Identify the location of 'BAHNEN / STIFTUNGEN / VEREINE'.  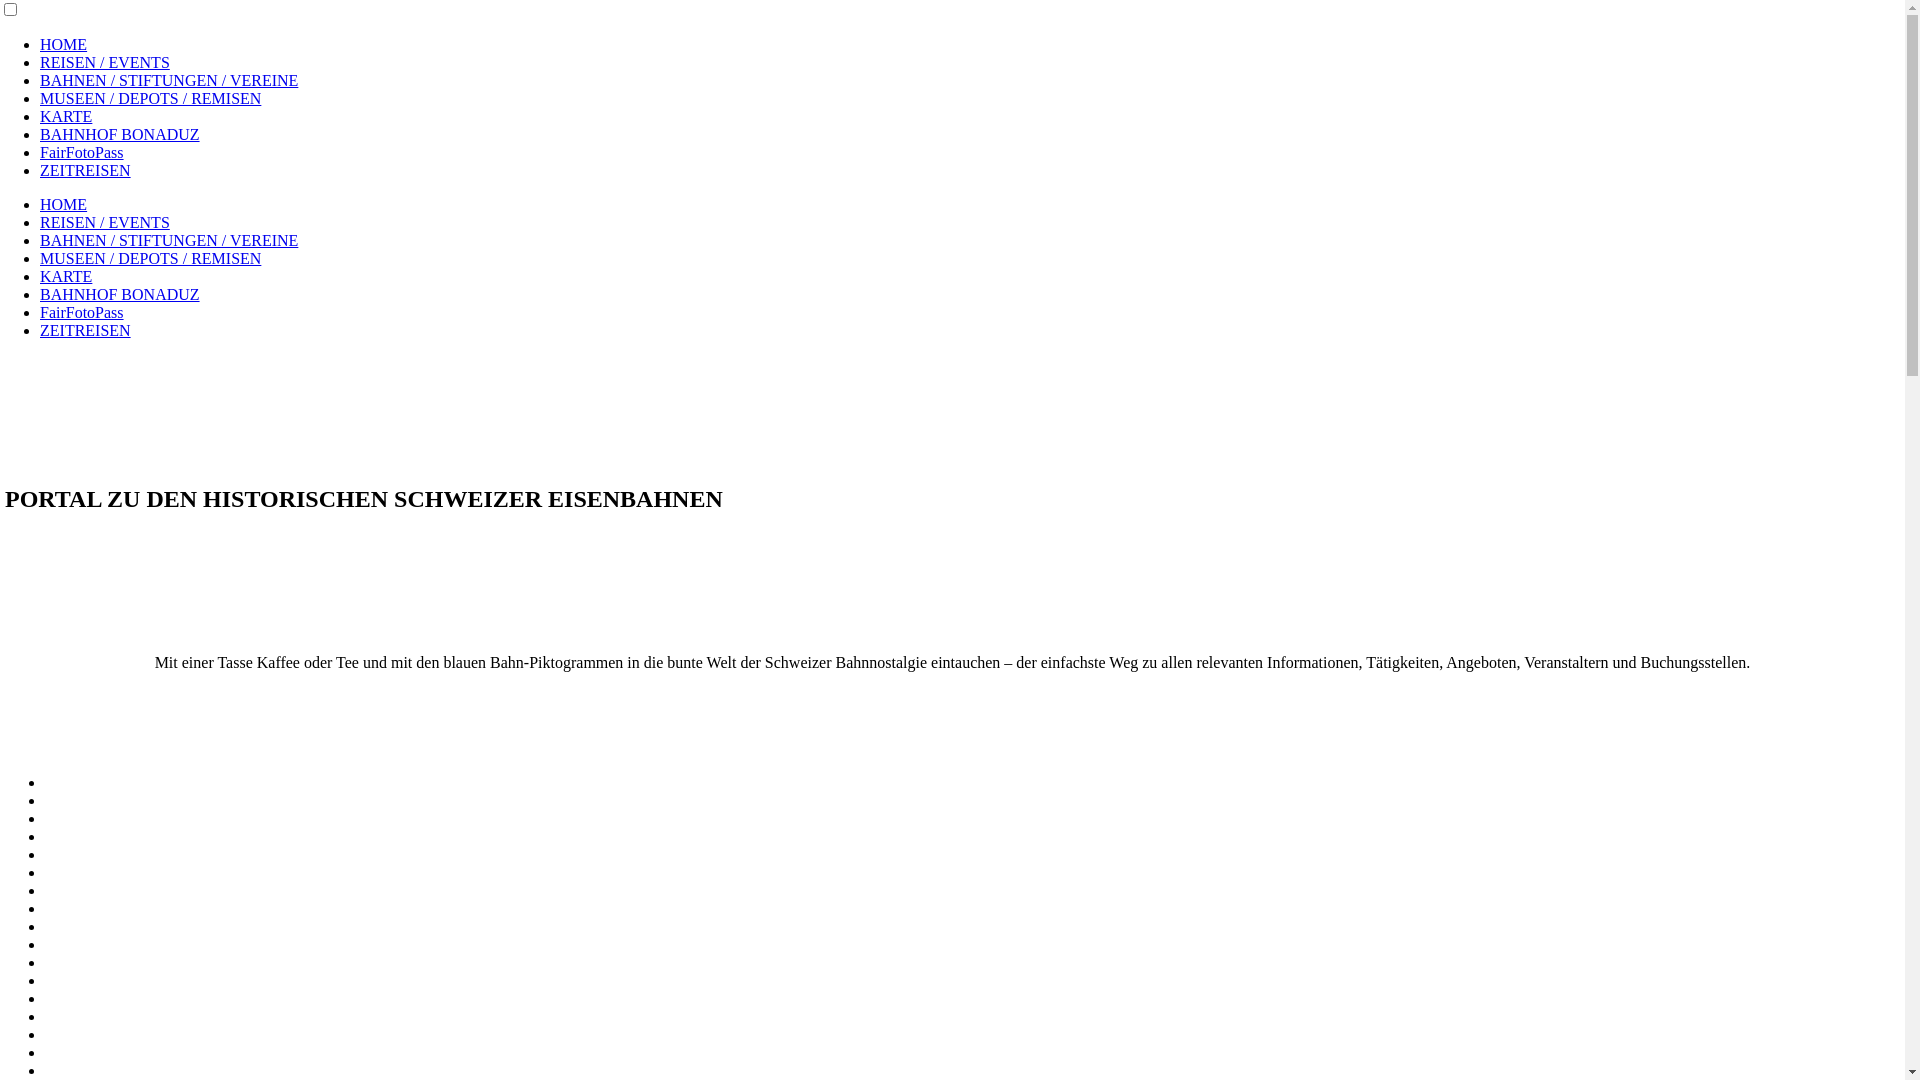
(168, 239).